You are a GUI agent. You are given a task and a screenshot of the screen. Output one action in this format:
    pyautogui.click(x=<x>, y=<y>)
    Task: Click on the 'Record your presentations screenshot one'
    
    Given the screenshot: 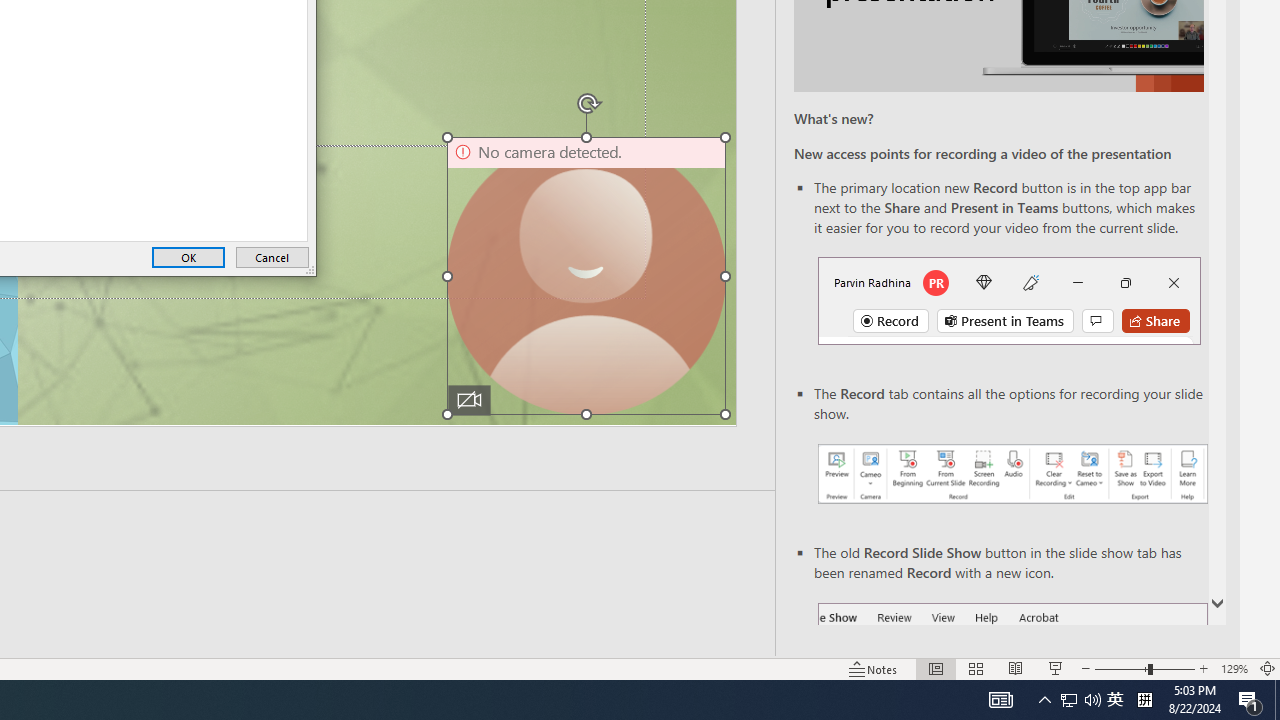 What is the action you would take?
    pyautogui.click(x=1013, y=474)
    